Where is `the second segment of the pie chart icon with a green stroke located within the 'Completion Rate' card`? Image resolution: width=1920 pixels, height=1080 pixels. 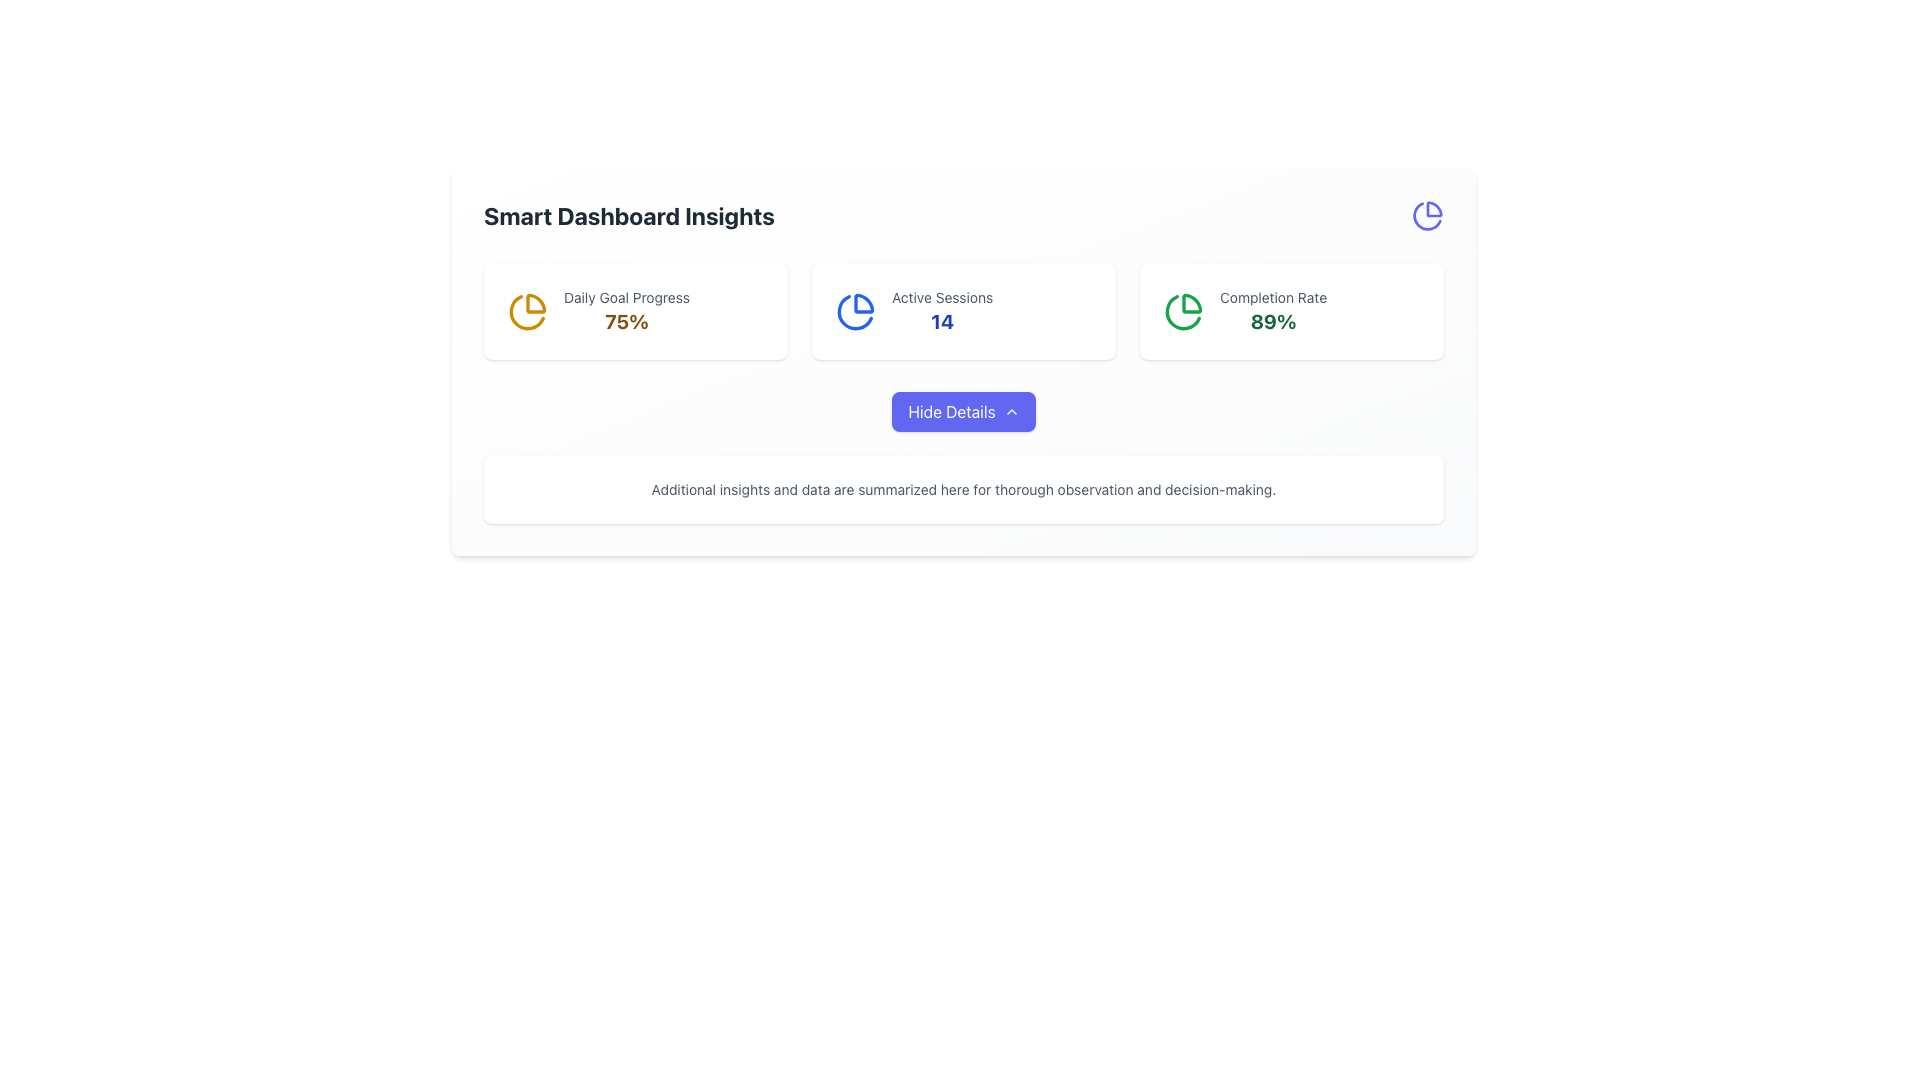
the second segment of the pie chart icon with a green stroke located within the 'Completion Rate' card is located at coordinates (1183, 312).